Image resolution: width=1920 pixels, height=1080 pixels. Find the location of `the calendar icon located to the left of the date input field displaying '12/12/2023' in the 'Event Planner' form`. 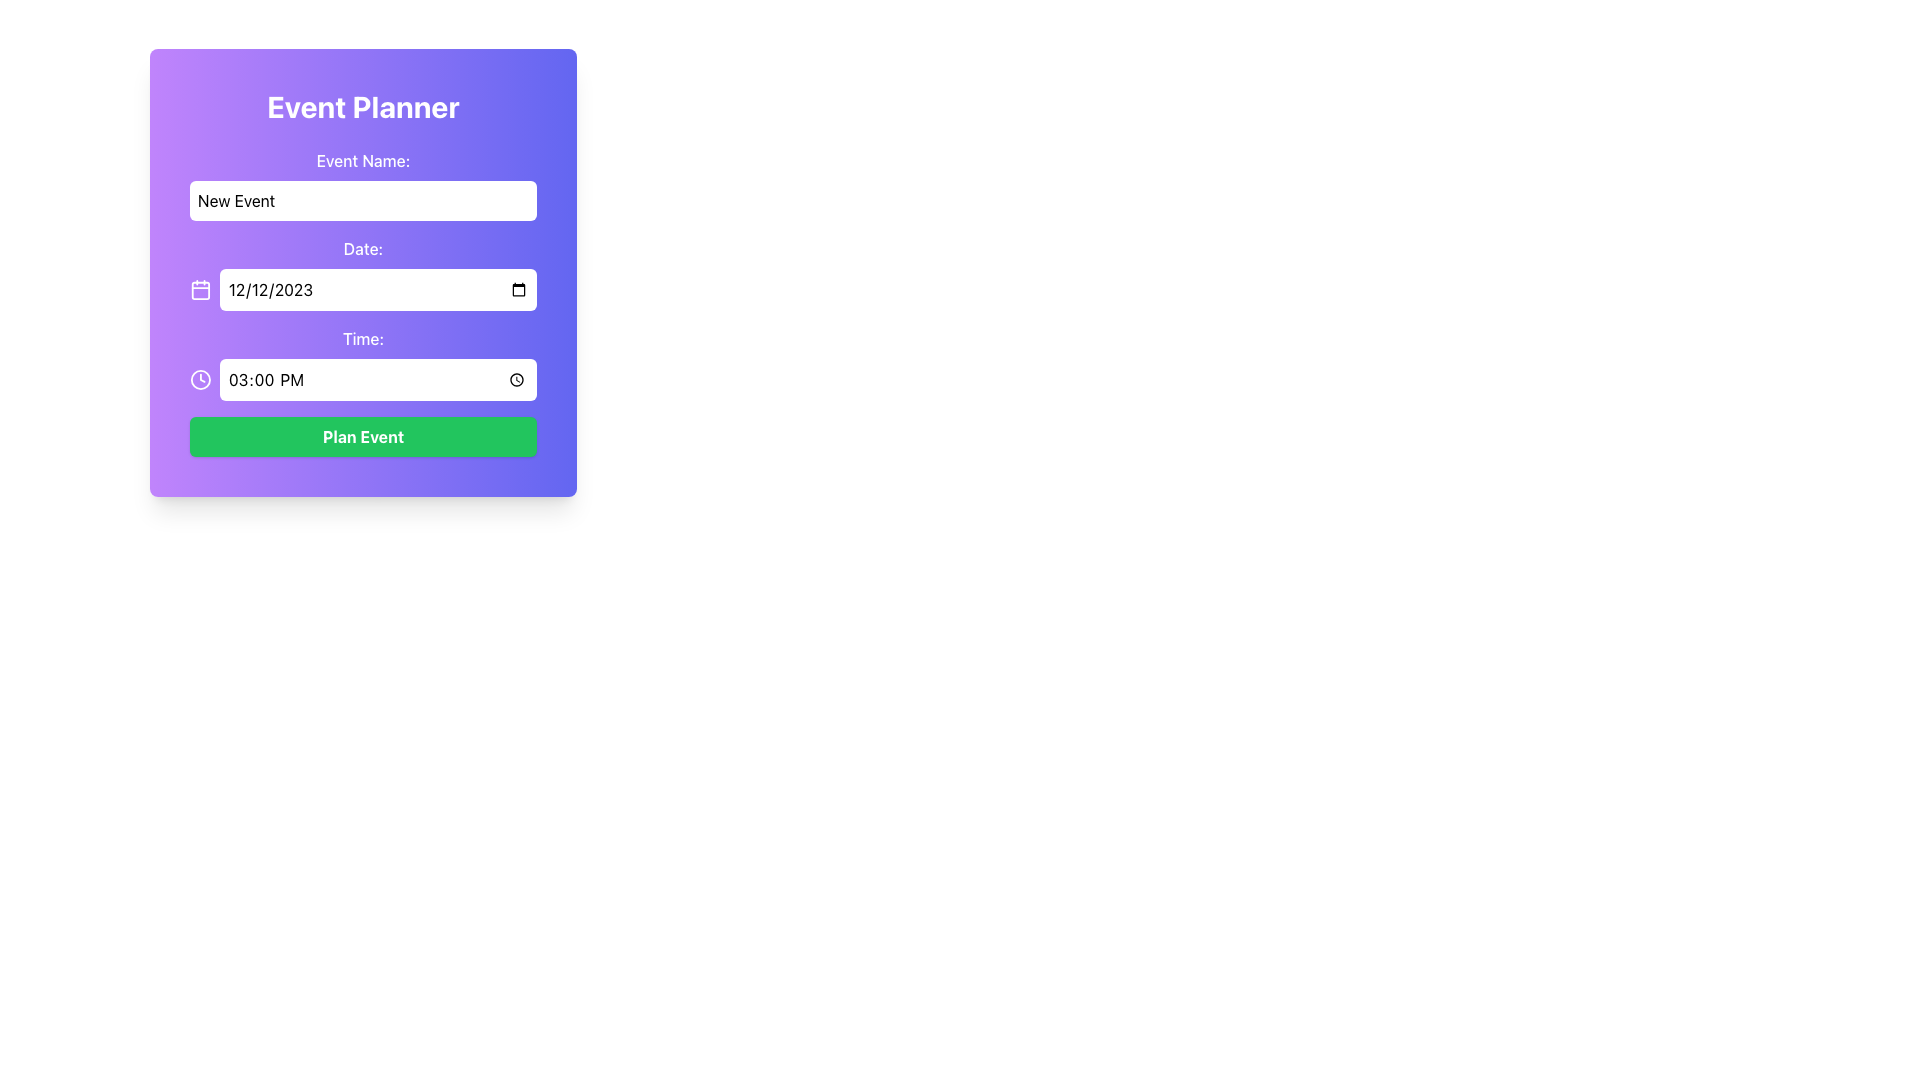

the calendar icon located to the left of the date input field displaying '12/12/2023' in the 'Event Planner' form is located at coordinates (200, 289).